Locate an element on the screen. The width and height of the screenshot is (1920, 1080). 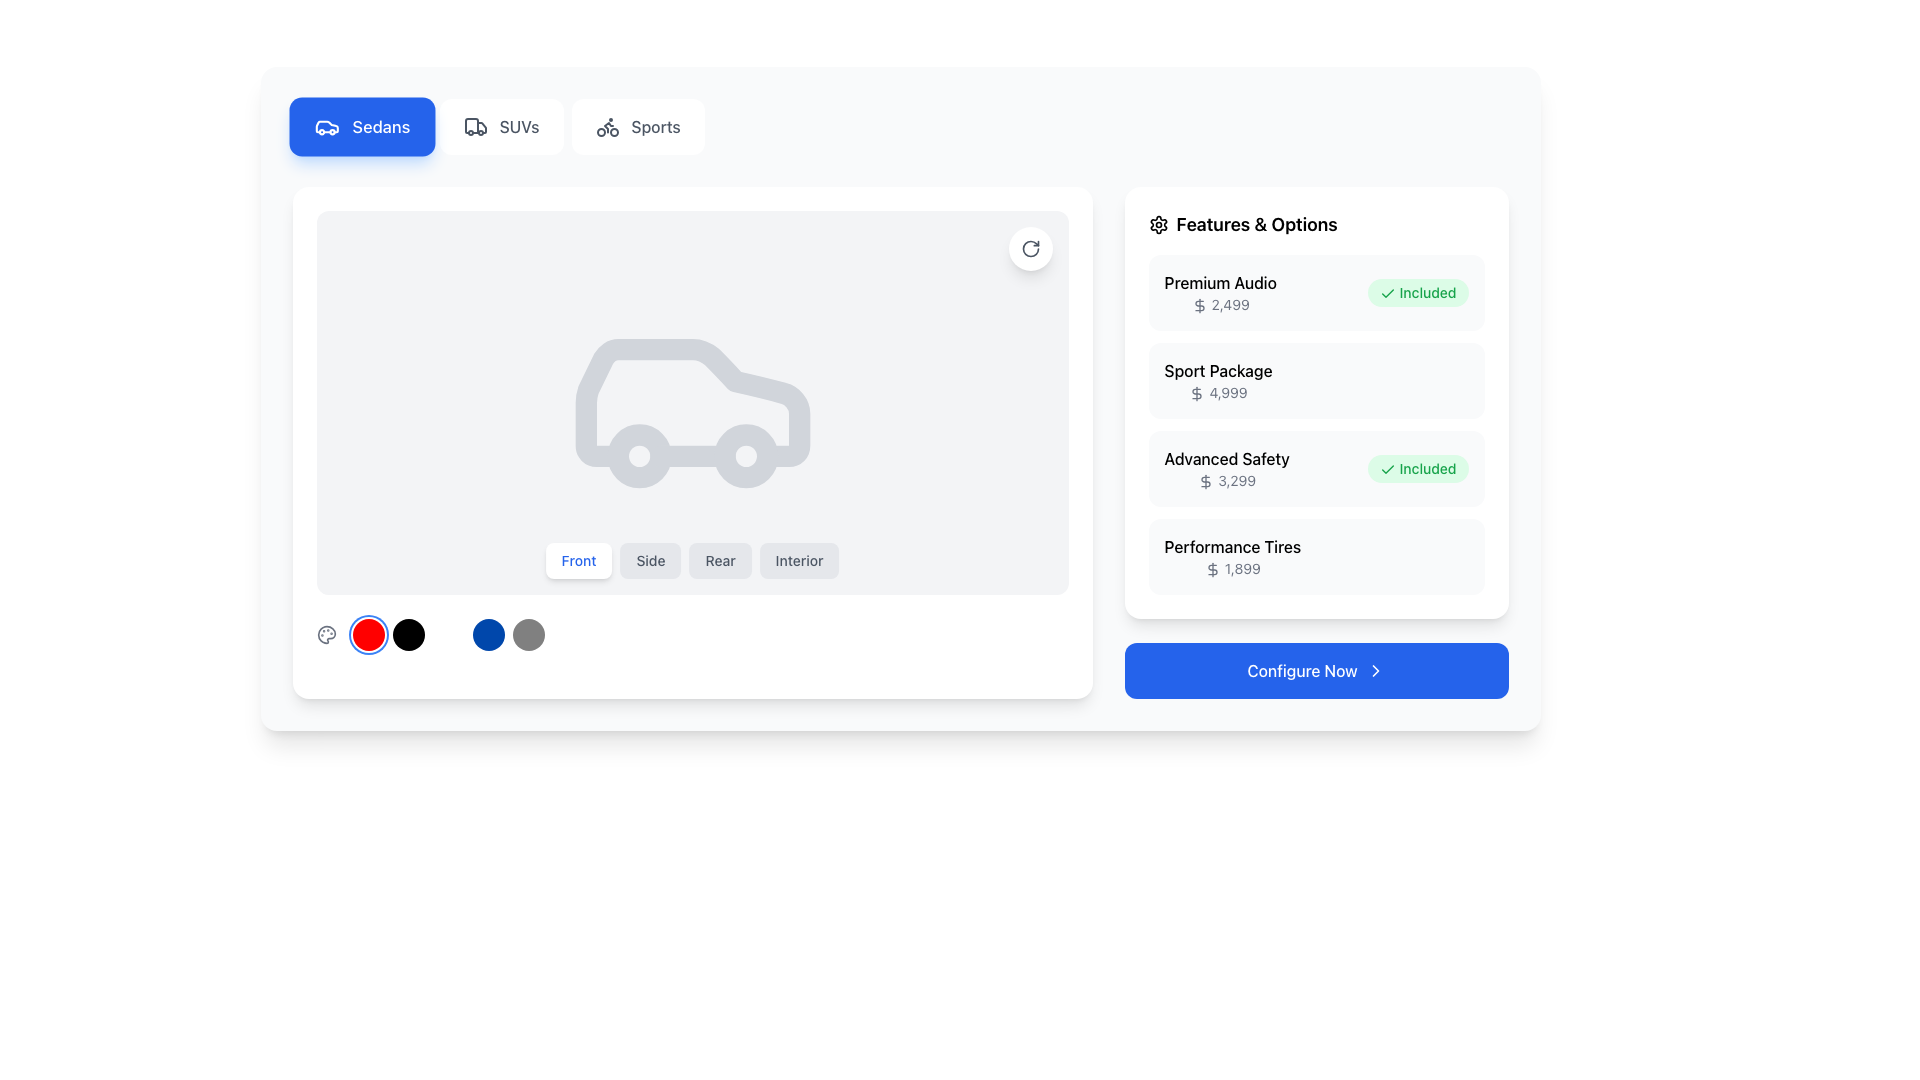
the selectable feature 'Sport Package' with the price '$4,999' located in the 'Features & Options' section, which is the second item in a vertical list is located at coordinates (1217, 381).